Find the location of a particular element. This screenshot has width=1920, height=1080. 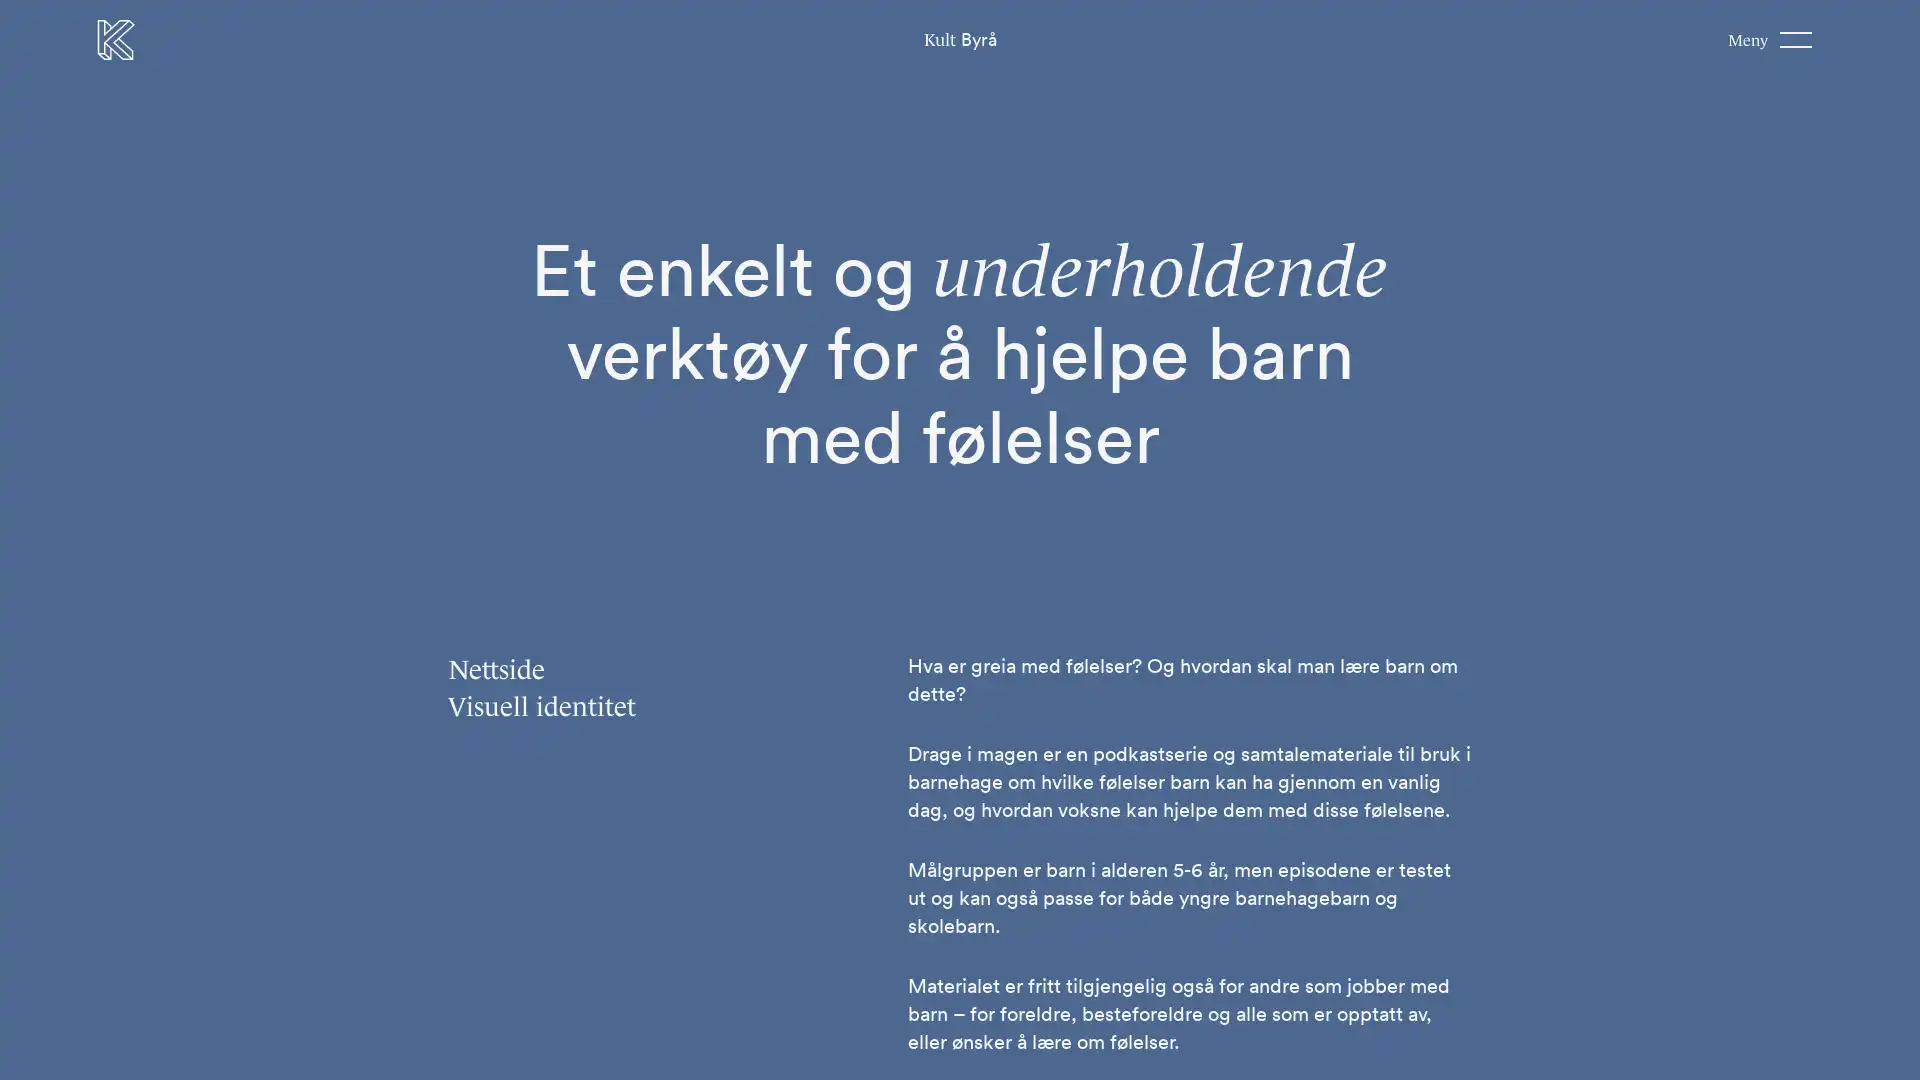

Meny is located at coordinates (1763, 39).